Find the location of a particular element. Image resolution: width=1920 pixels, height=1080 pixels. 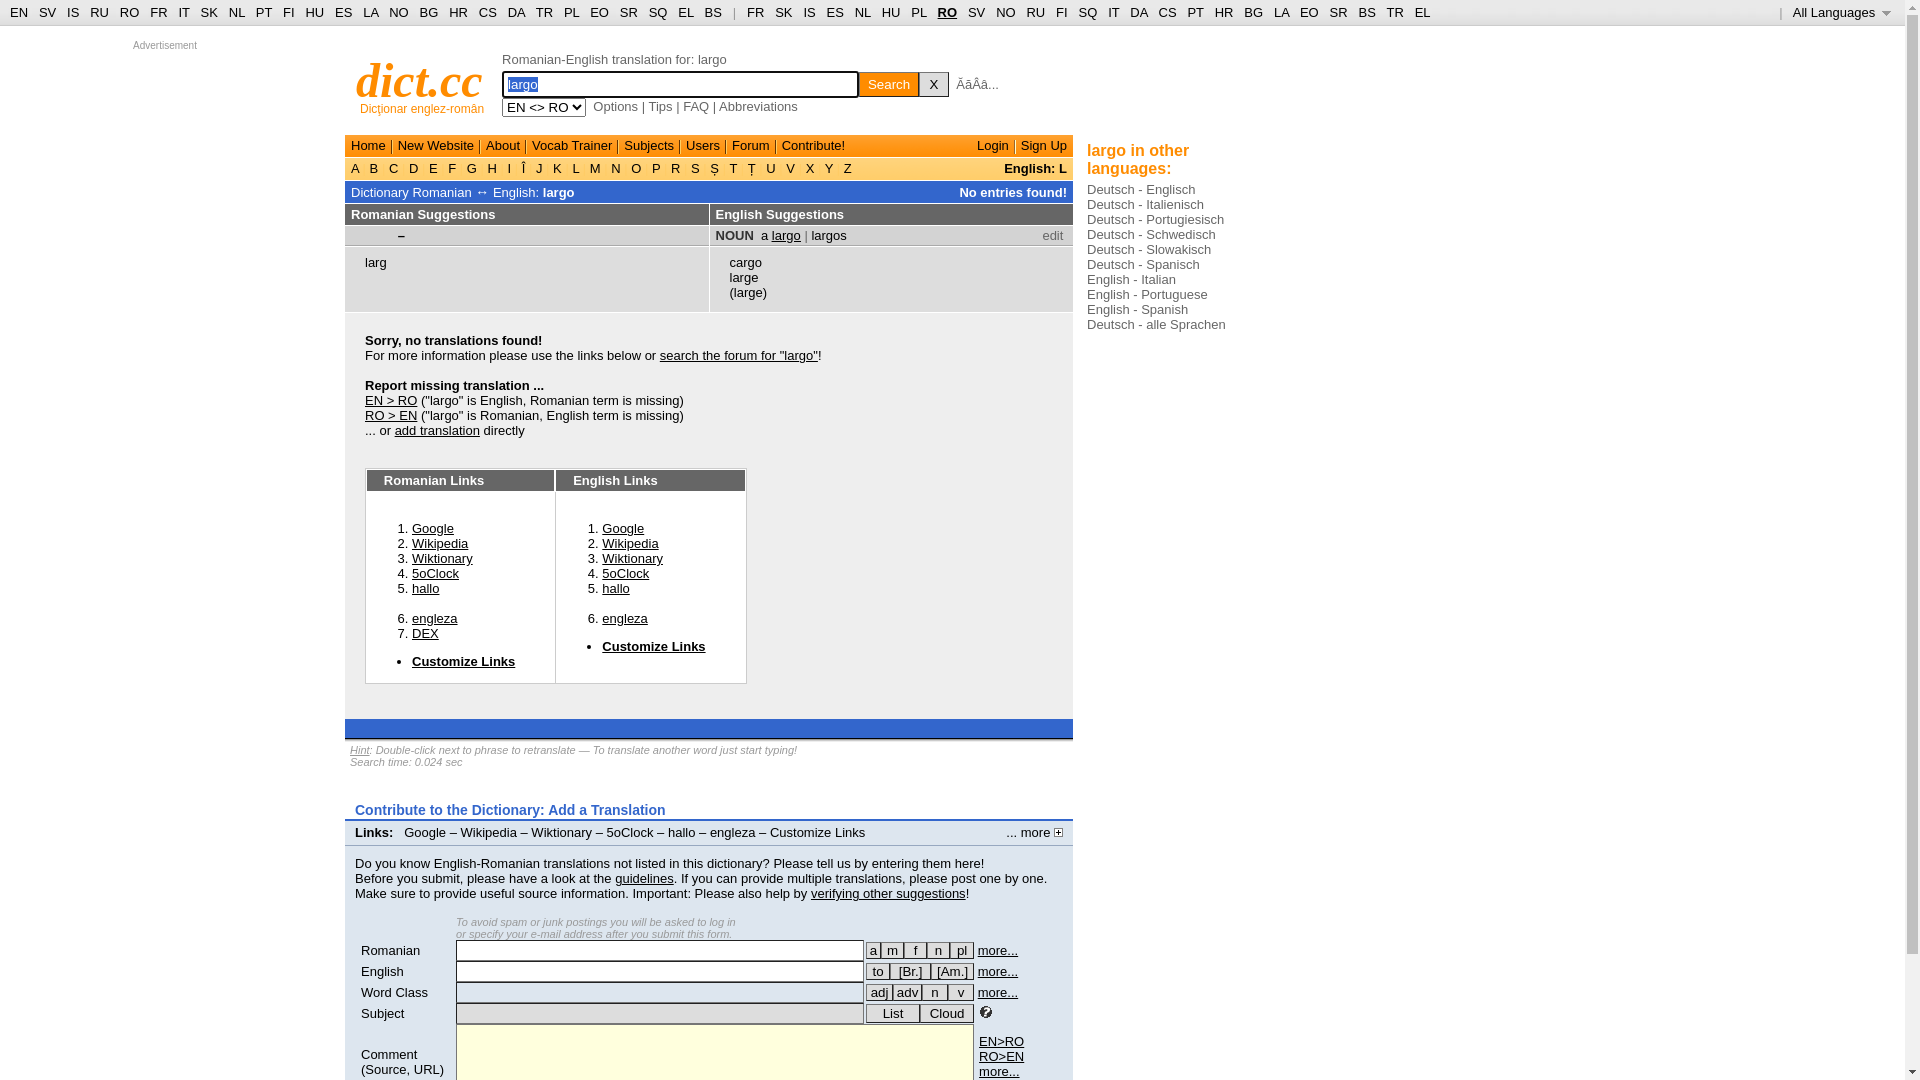

'more...' is located at coordinates (978, 970).